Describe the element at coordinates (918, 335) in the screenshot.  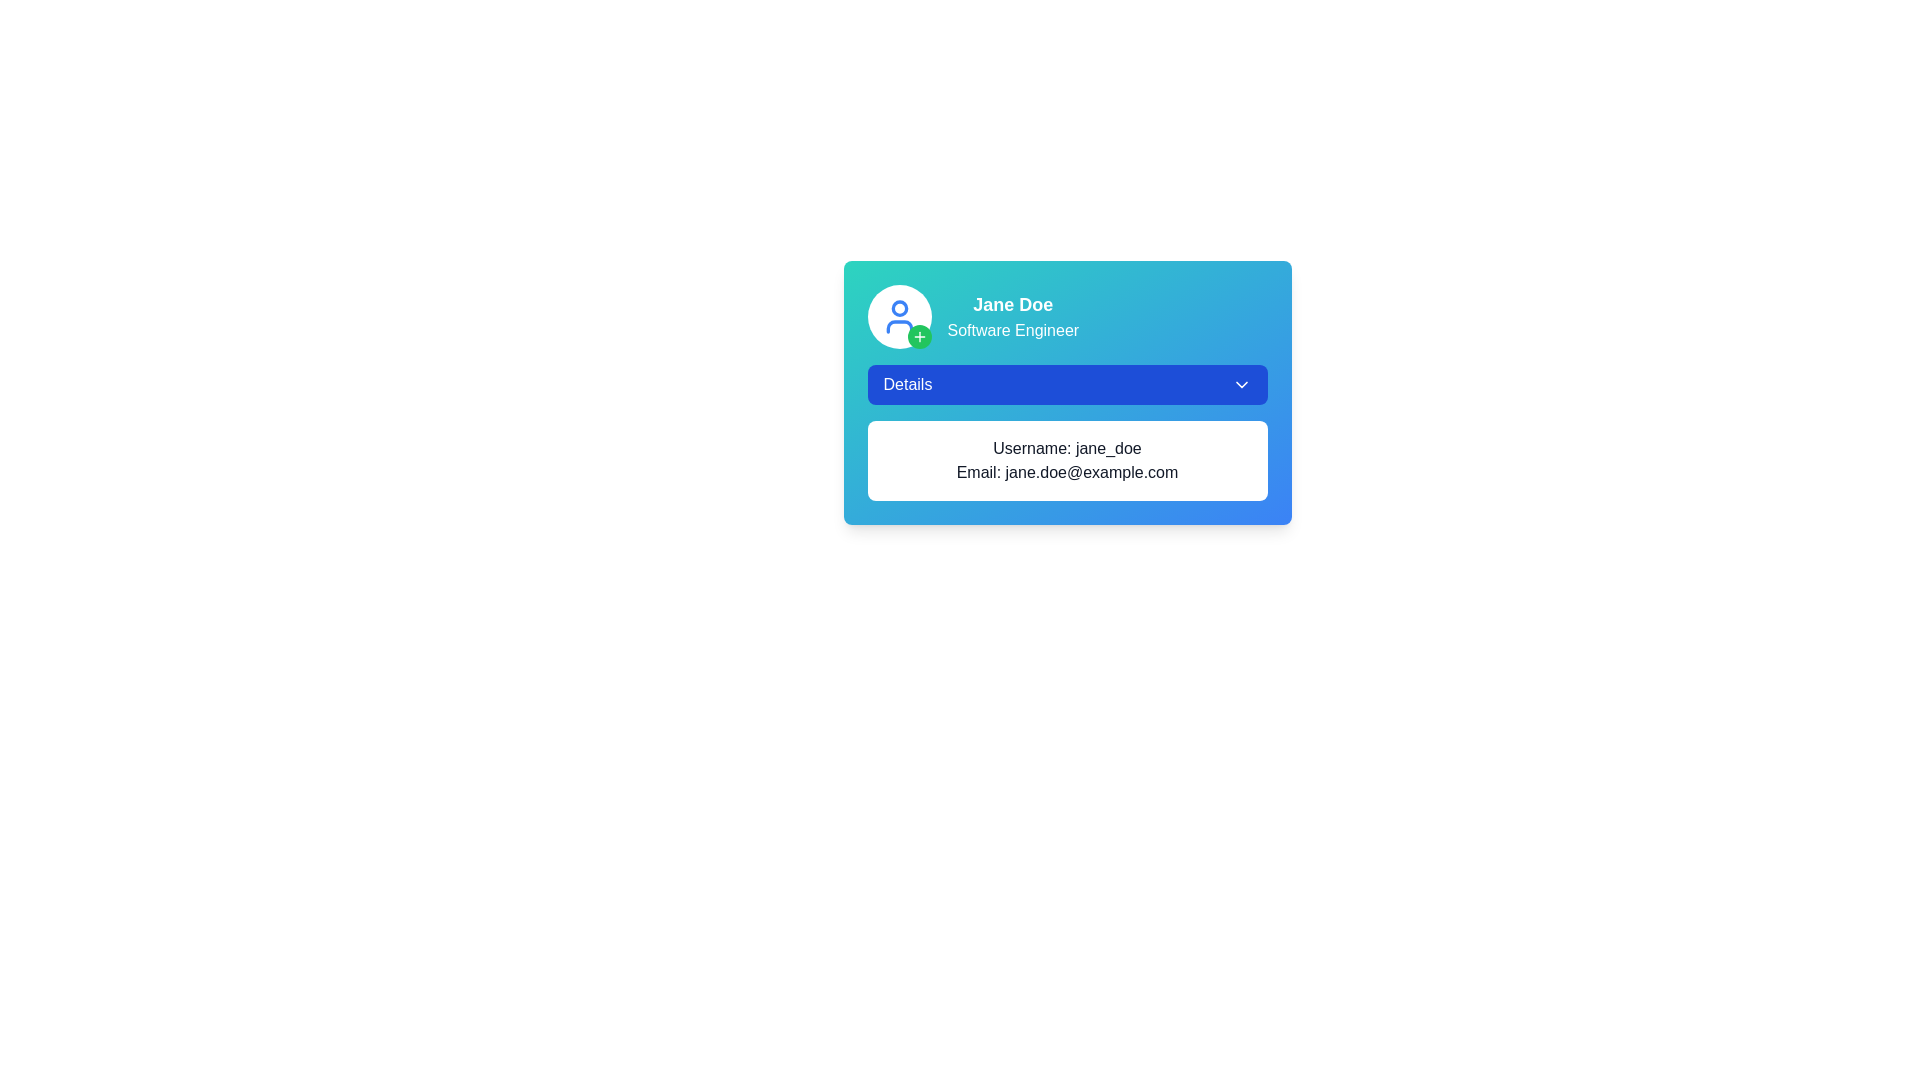
I see `the icon button located in the bottom-right corner of the profile picture inside the blue card section` at that location.